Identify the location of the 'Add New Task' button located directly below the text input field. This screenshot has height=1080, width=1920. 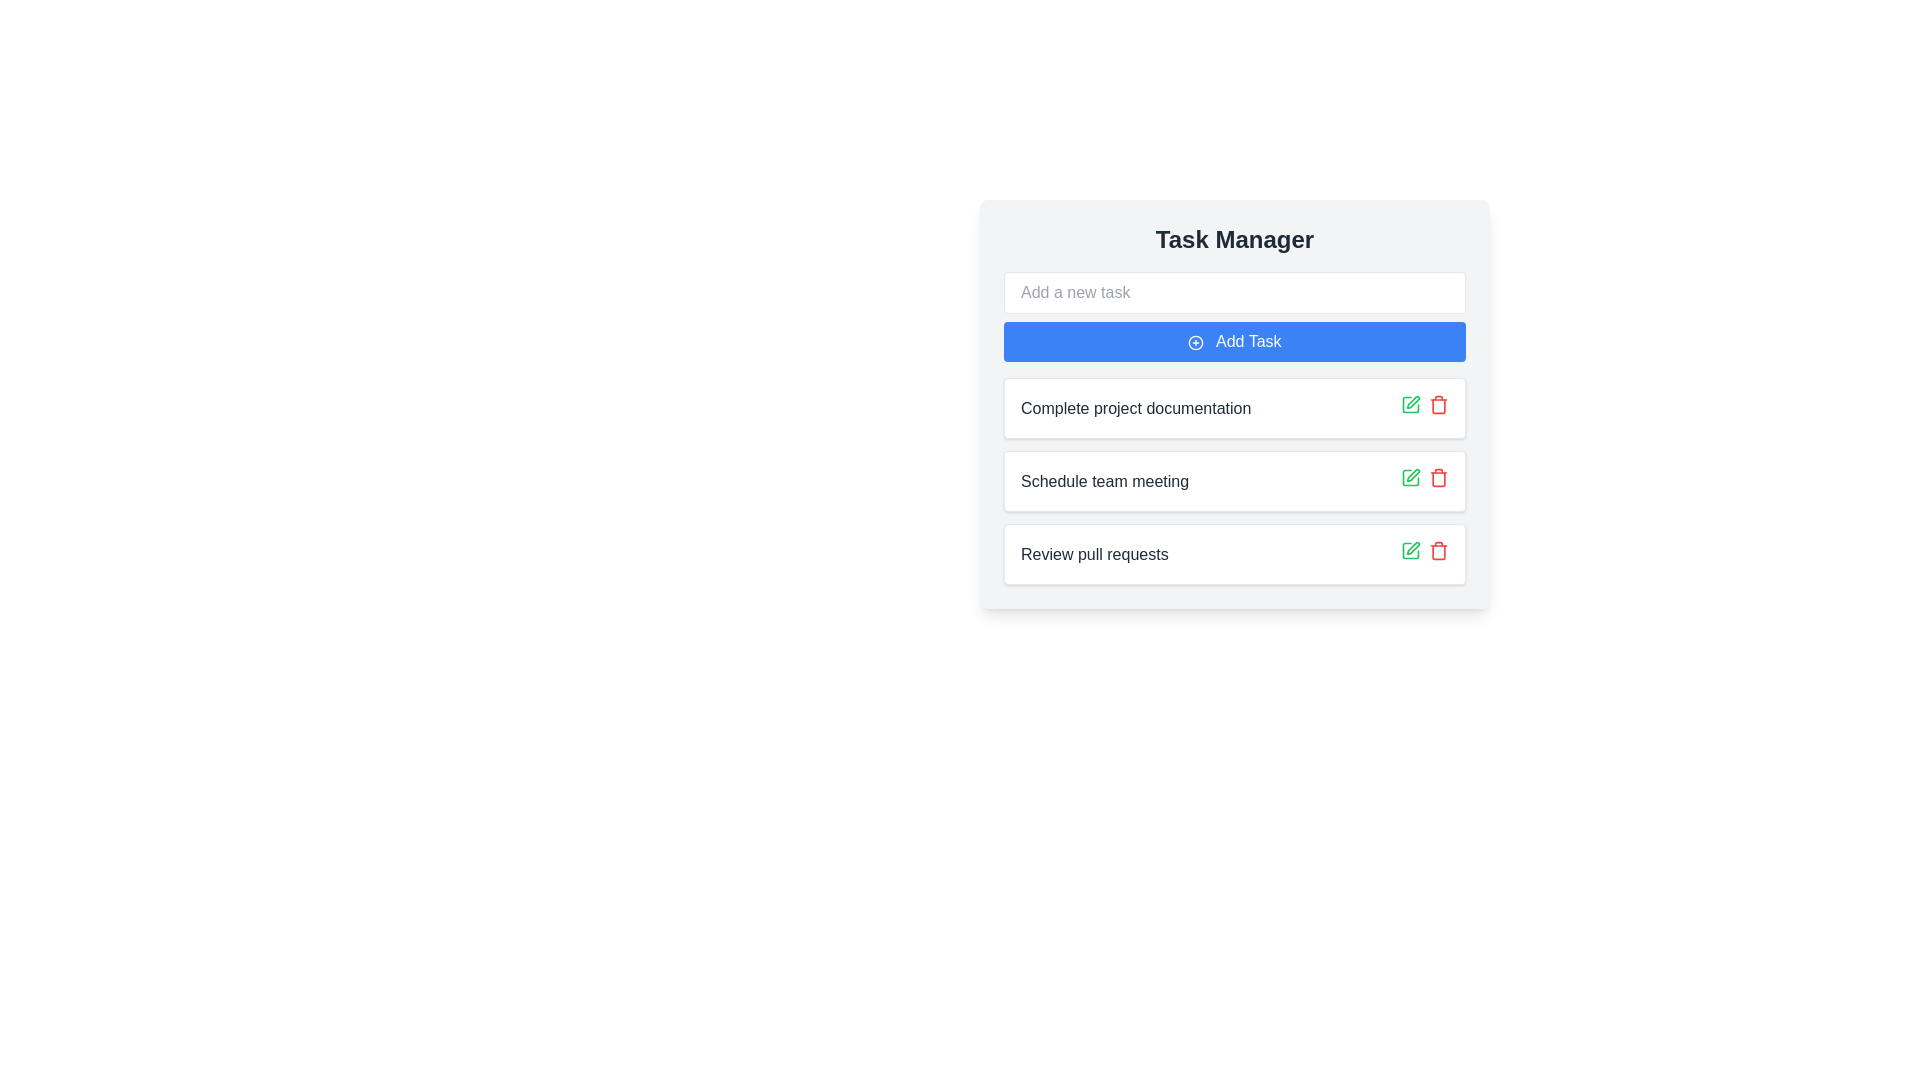
(1233, 341).